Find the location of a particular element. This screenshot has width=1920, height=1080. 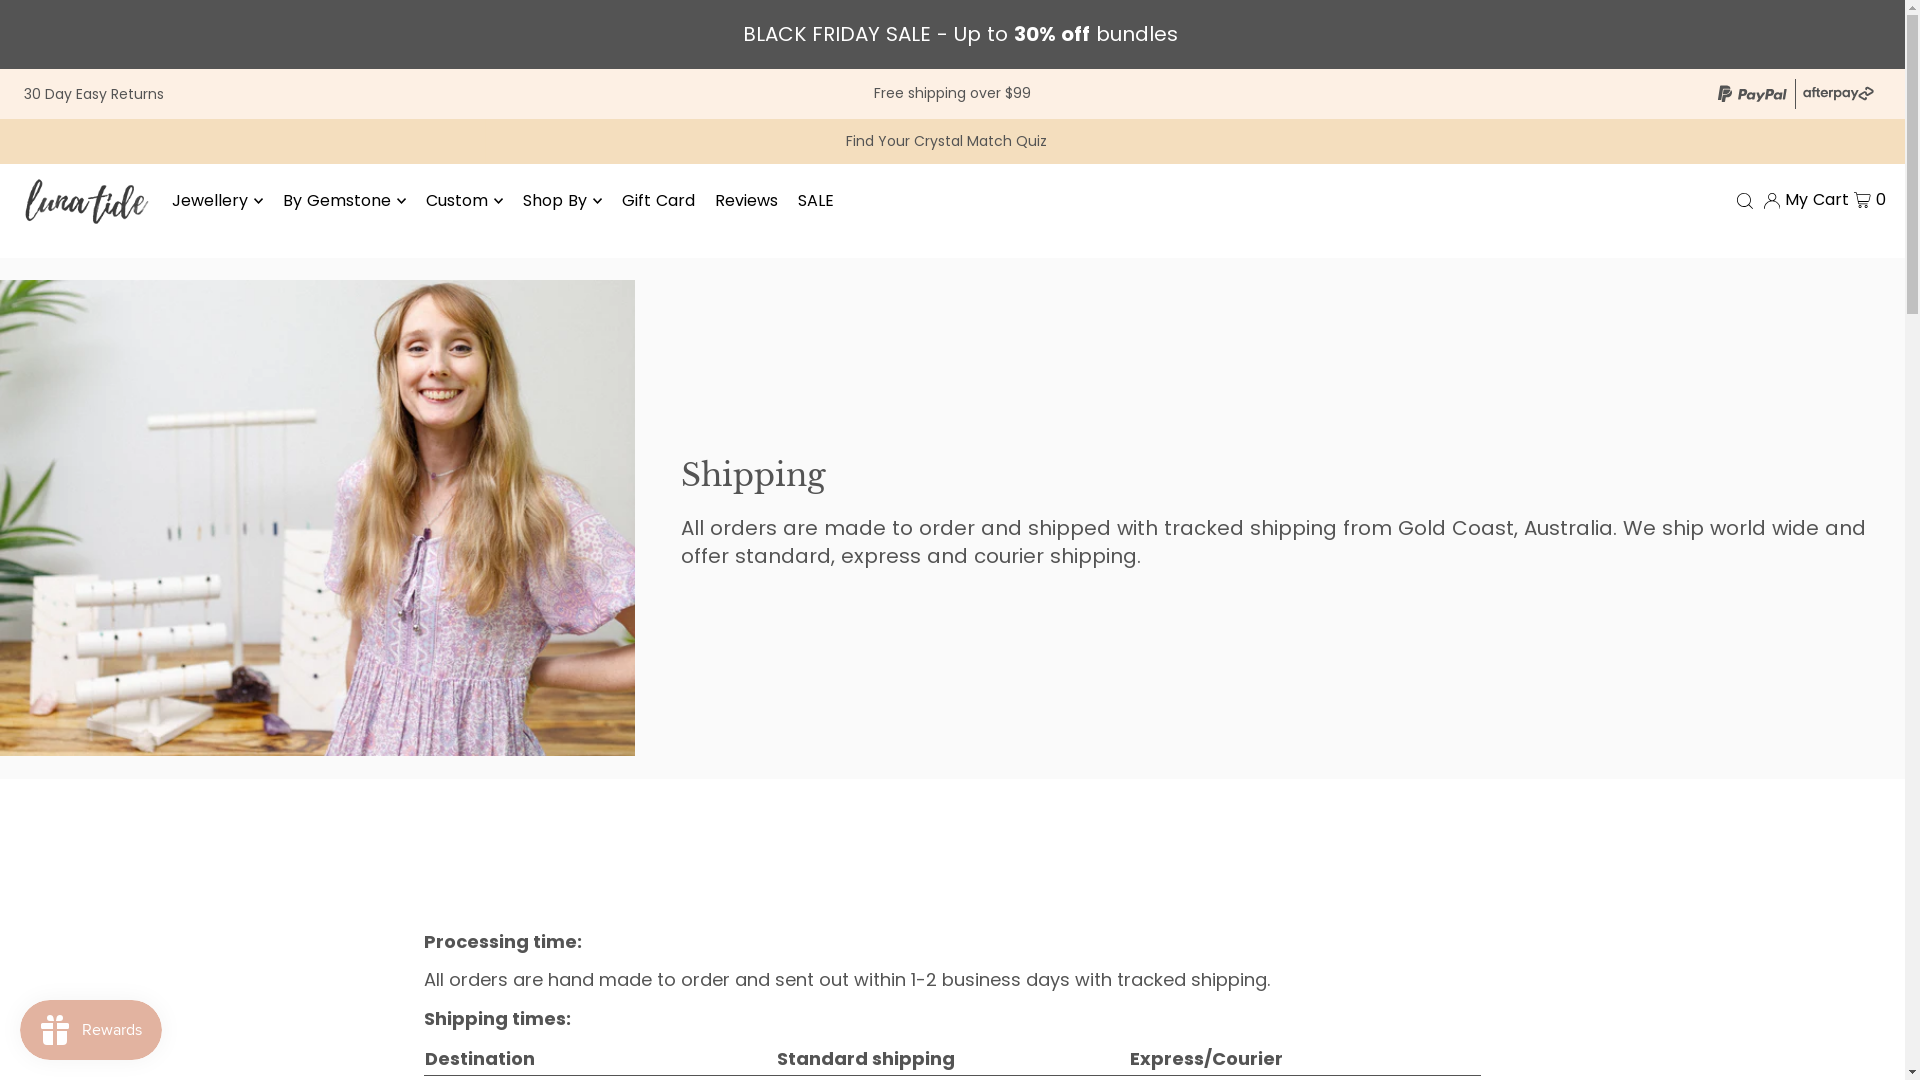

'Jewellery' is located at coordinates (217, 200).